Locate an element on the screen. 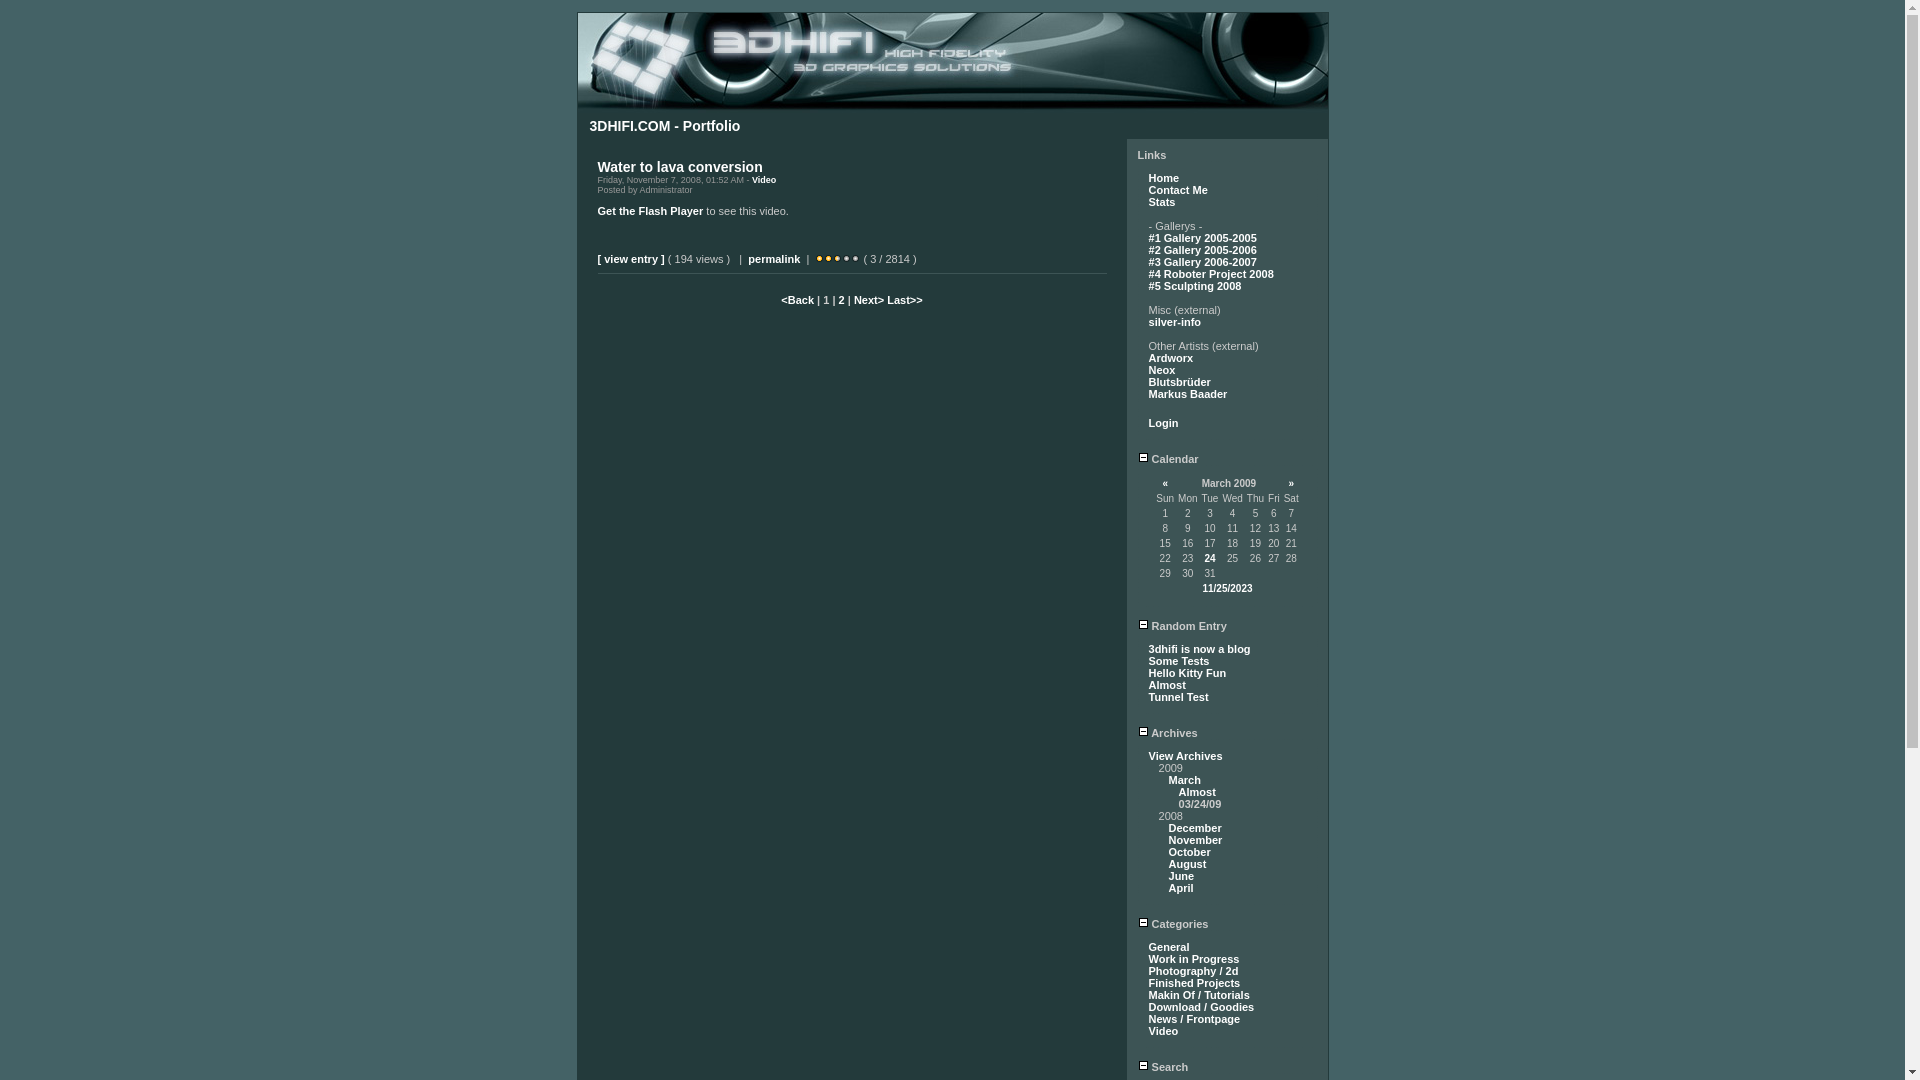 This screenshot has height=1080, width=1920. 'Contact Me' is located at coordinates (1178, 189).